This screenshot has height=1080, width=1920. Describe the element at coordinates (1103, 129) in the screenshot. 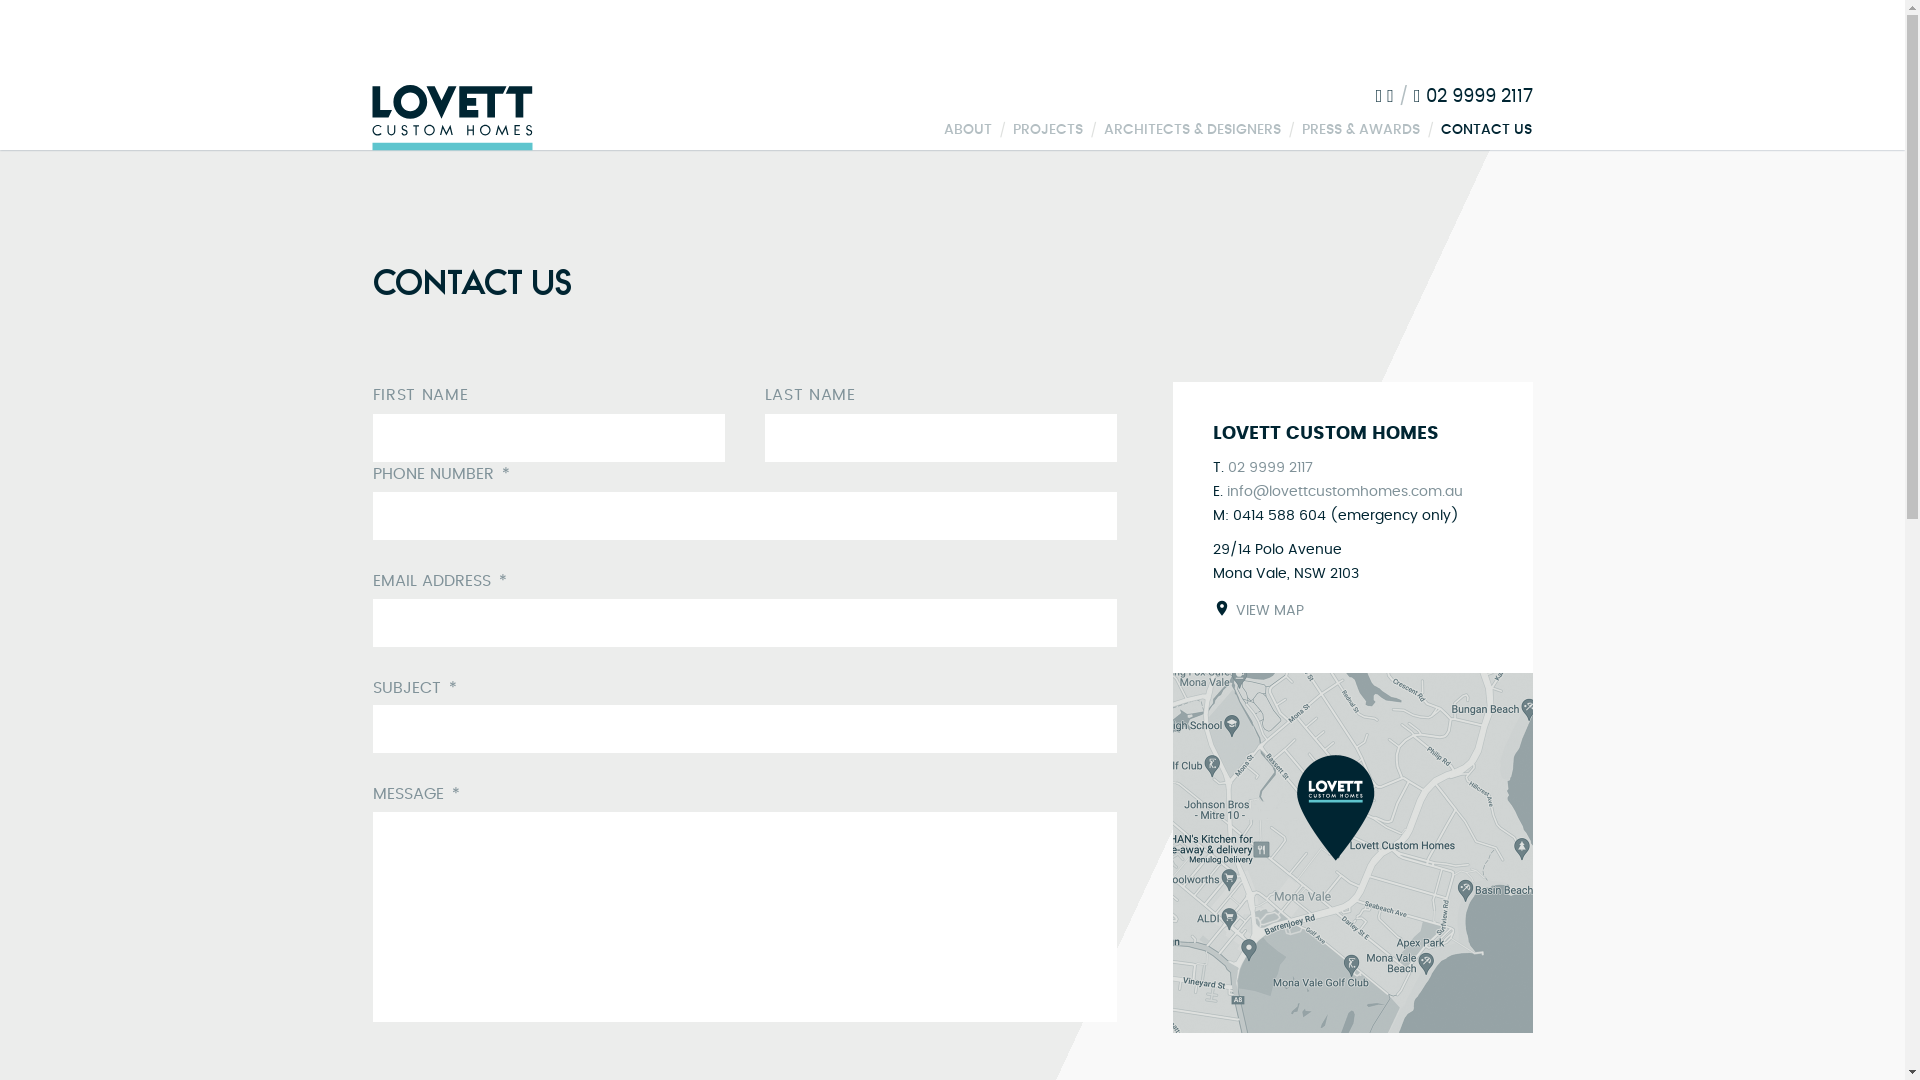

I see `'ARCHITECTS & DESIGNERS'` at that location.